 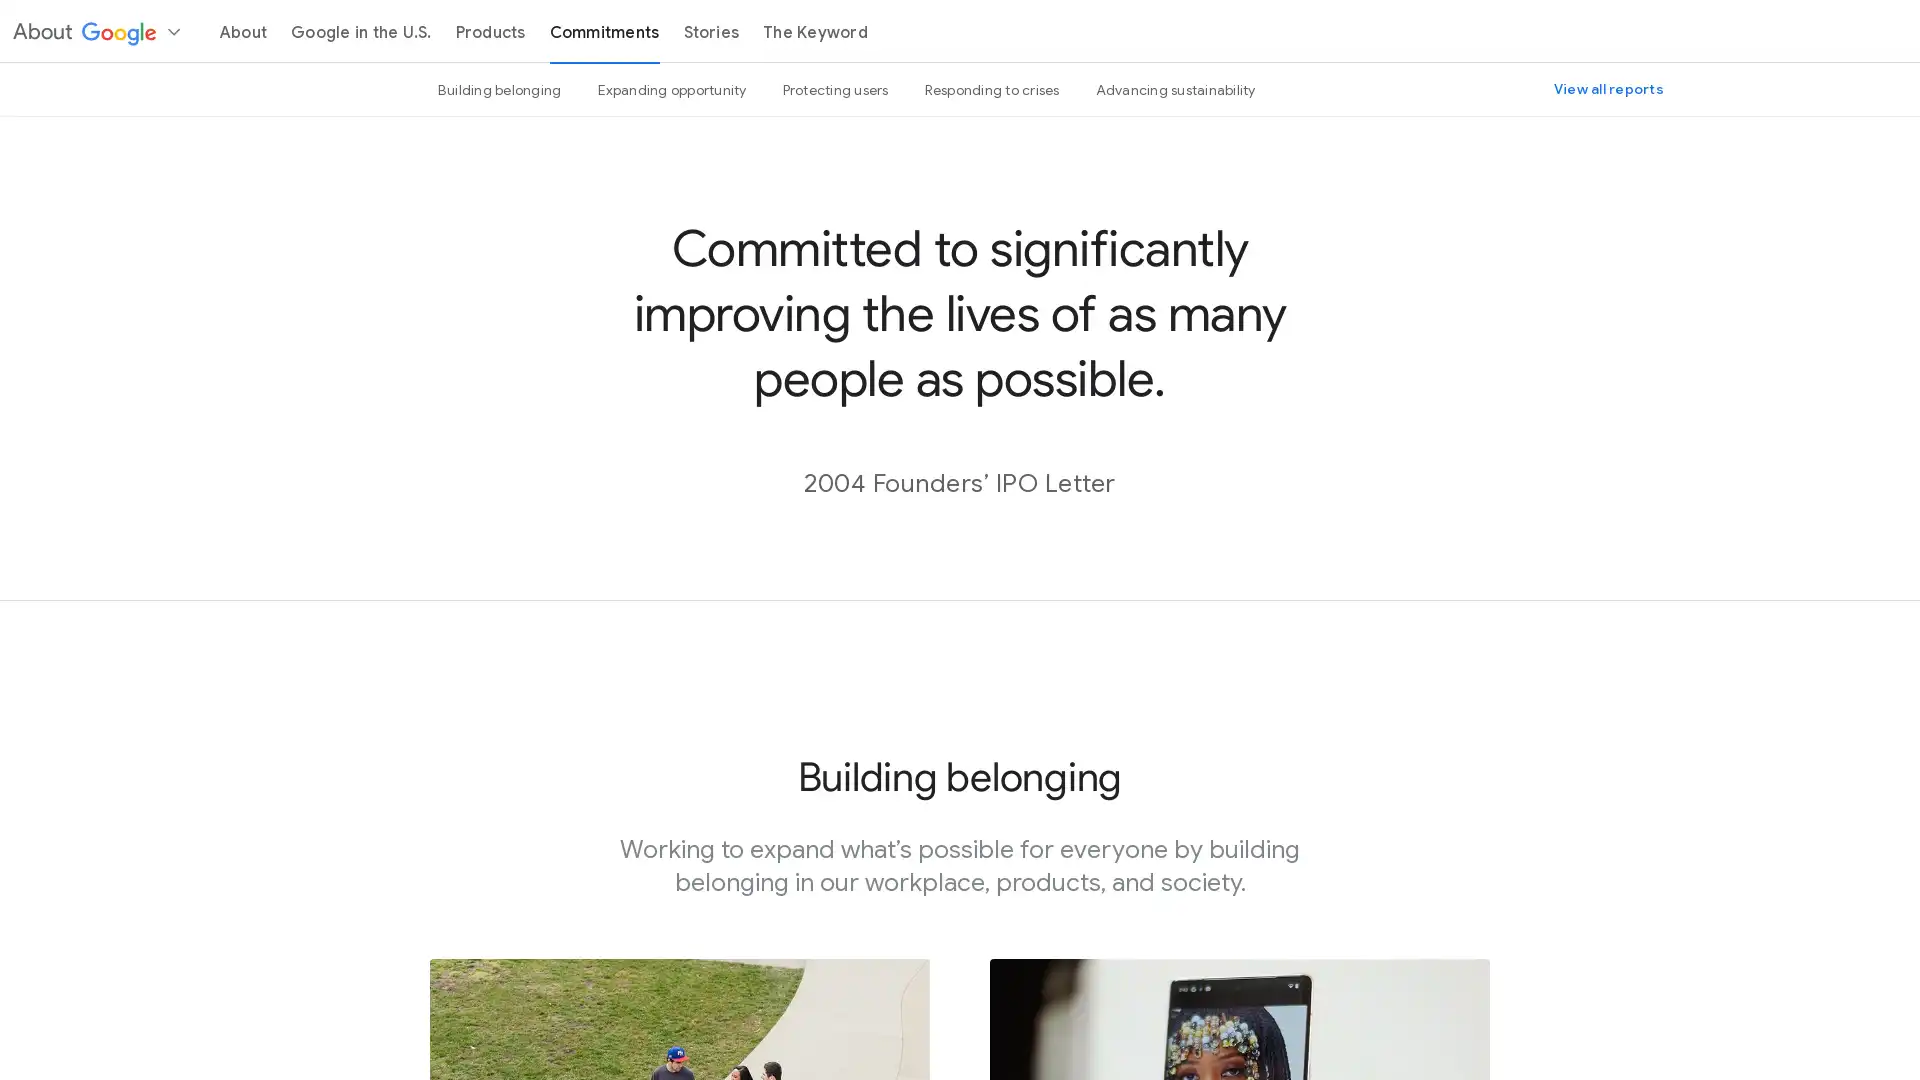 What do you see at coordinates (991, 88) in the screenshot?
I see `Responding to crises` at bounding box center [991, 88].